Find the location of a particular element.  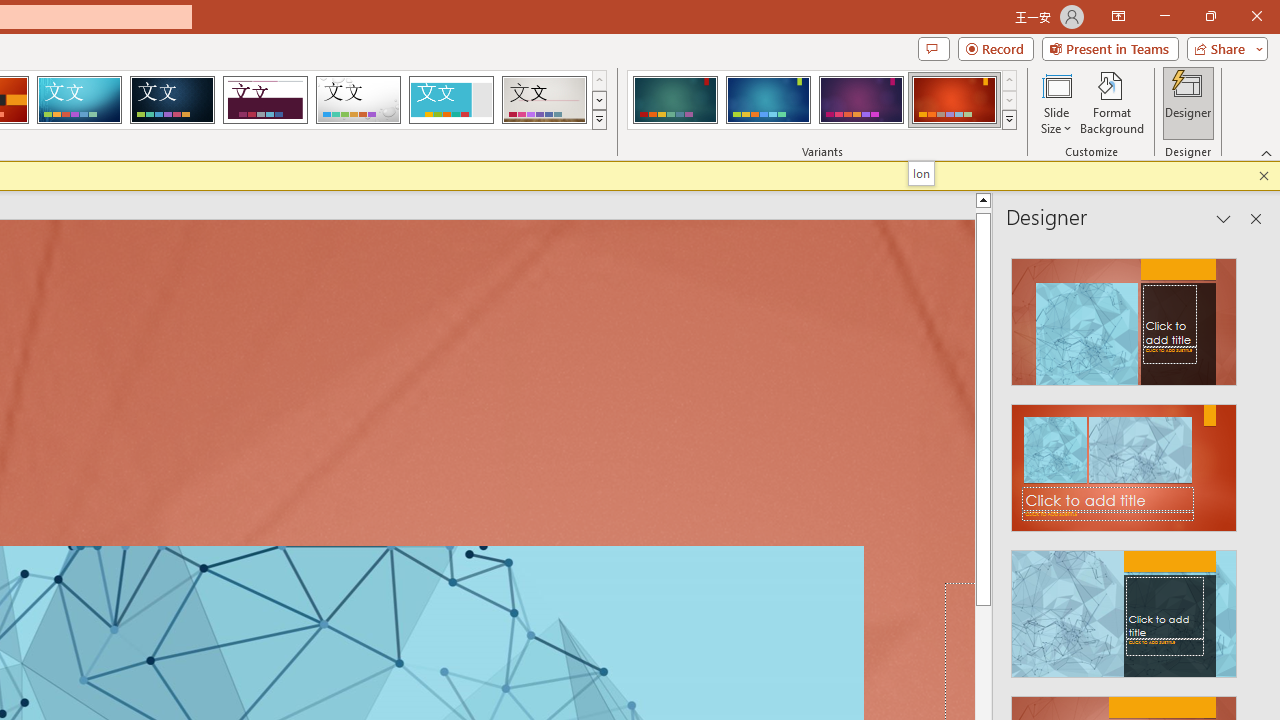

'Damask' is located at coordinates (172, 100).